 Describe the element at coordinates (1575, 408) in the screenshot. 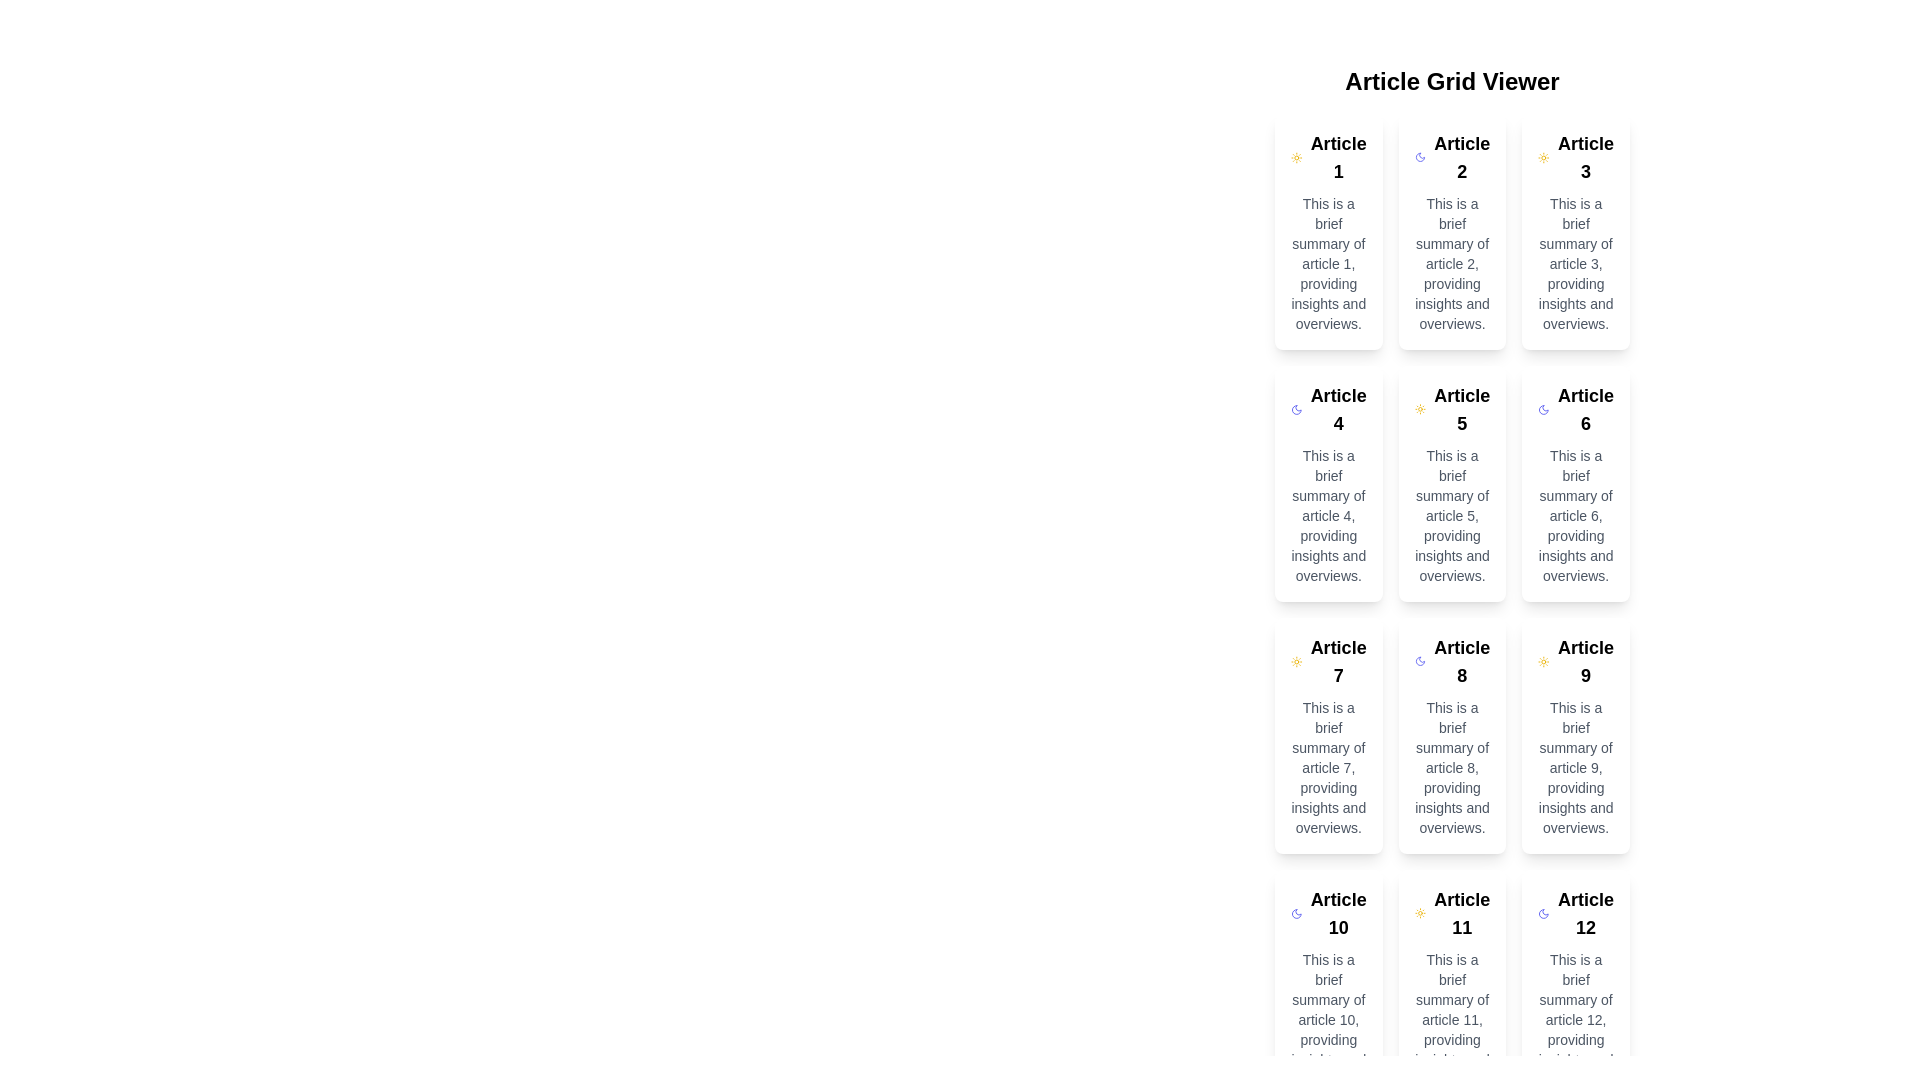

I see `title text of the card labeled 'Article 6', which is positioned at the top of the card in the second row and third column of a 4 by 3 grid` at that location.